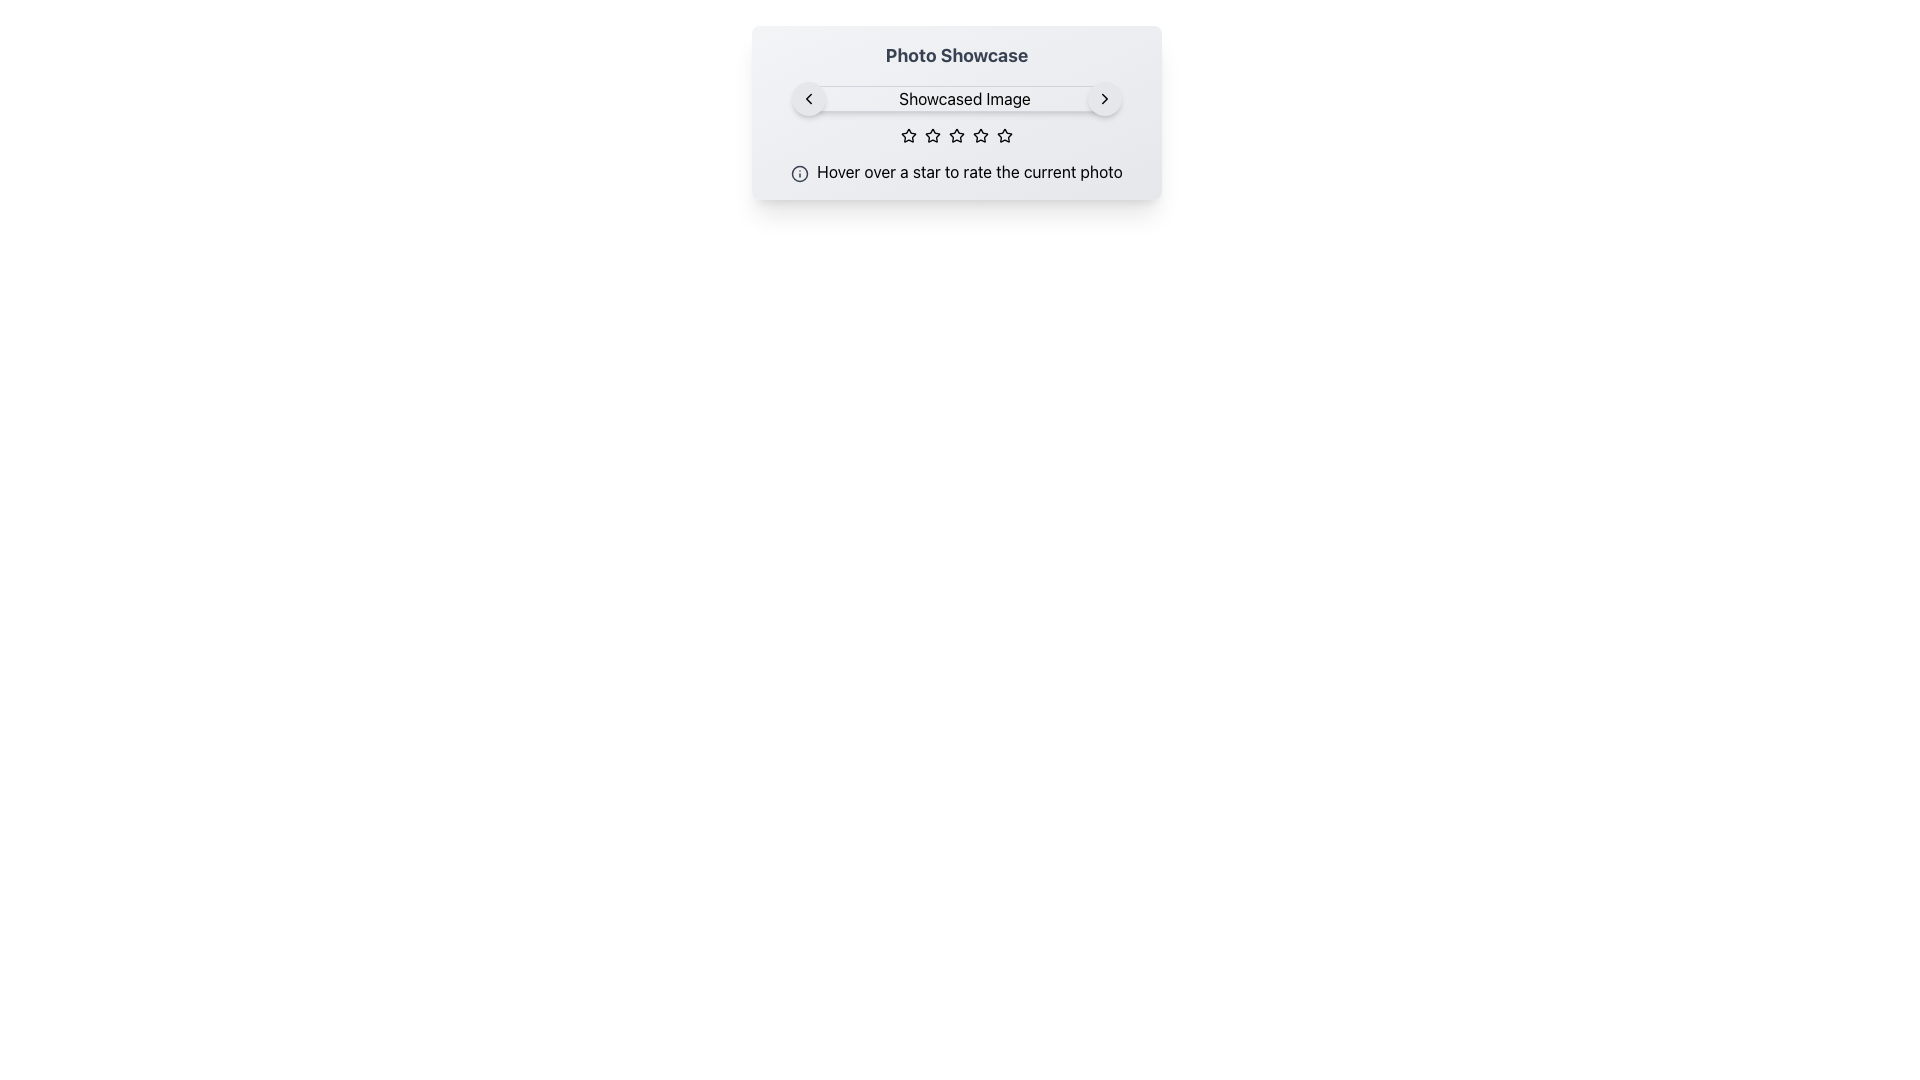 The height and width of the screenshot is (1080, 1920). What do you see at coordinates (809, 99) in the screenshot?
I see `the navigation icon within the circular button located in the top-left section of the 'Photo Showcase' component` at bounding box center [809, 99].